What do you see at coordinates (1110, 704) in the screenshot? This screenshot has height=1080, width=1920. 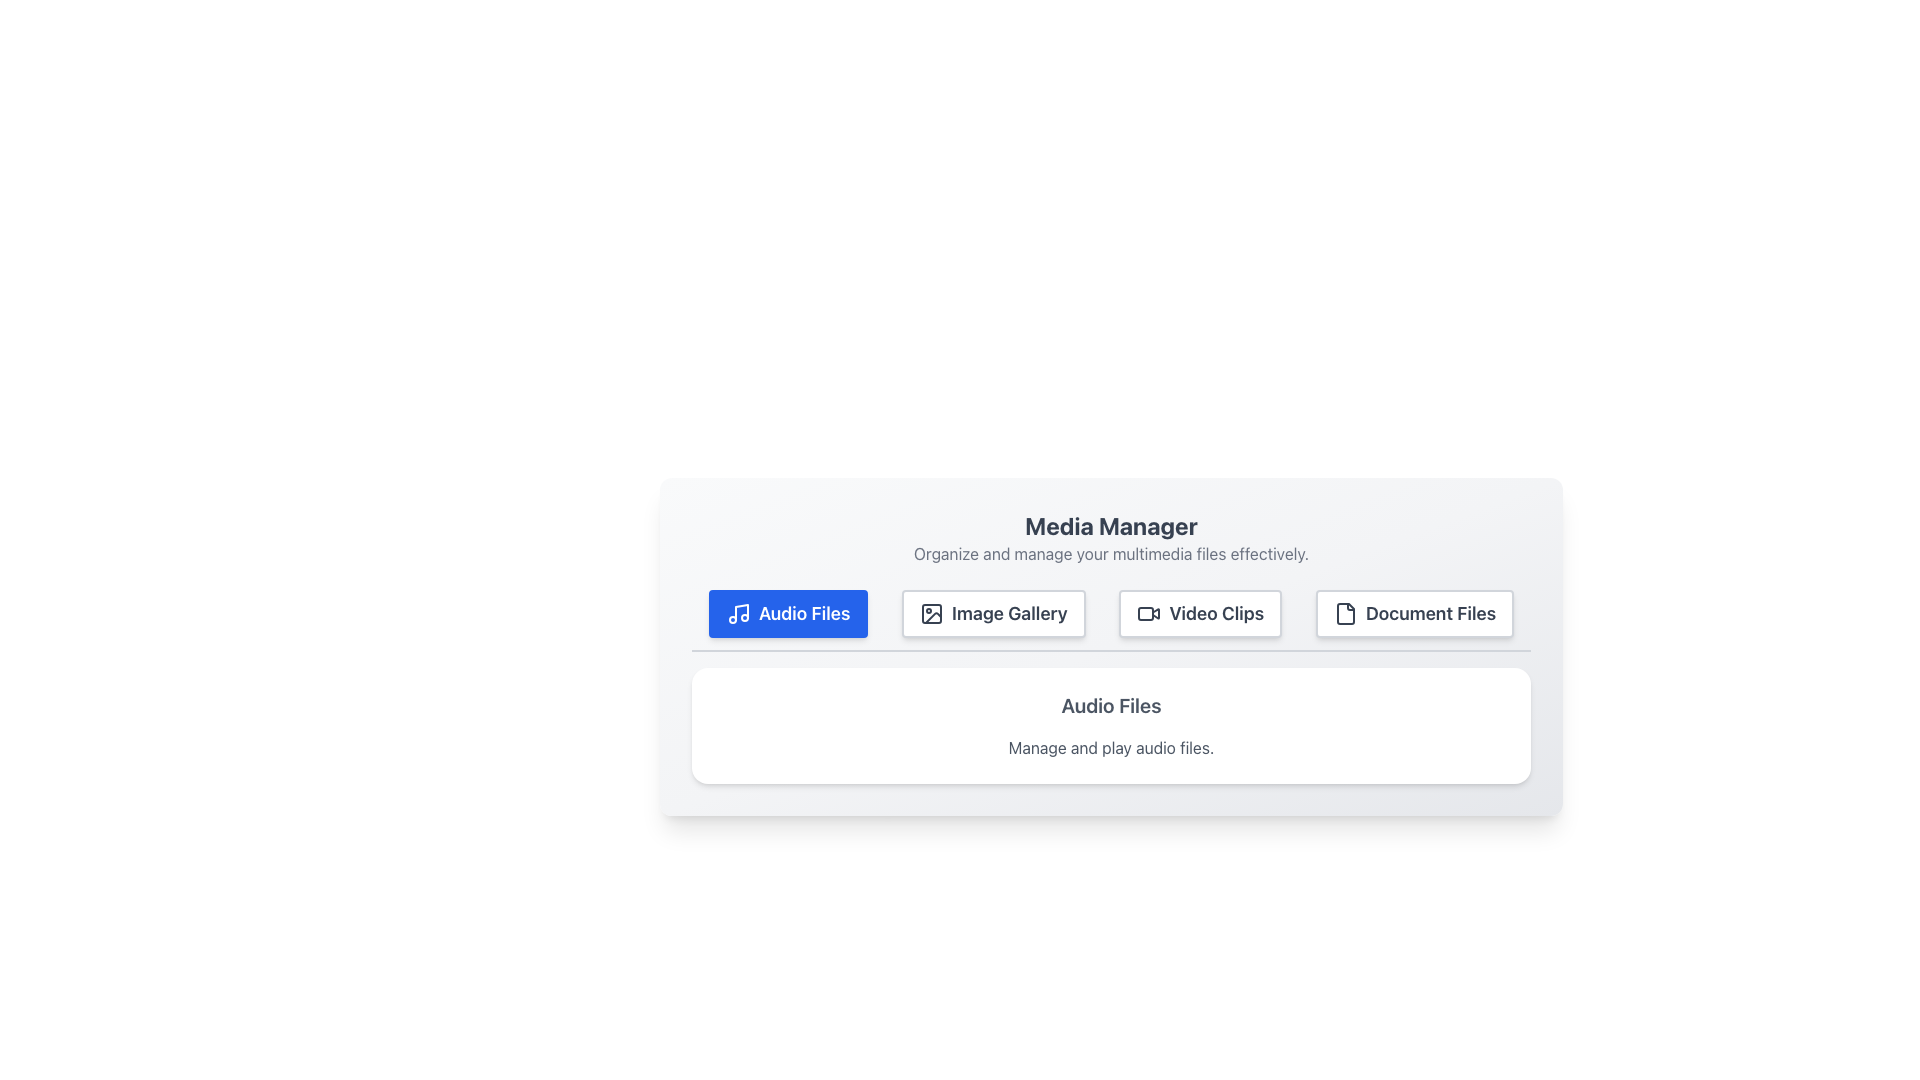 I see `the static text that serves as a title for managing and playing audio files, located near the top of the section, above the related text element` at bounding box center [1110, 704].